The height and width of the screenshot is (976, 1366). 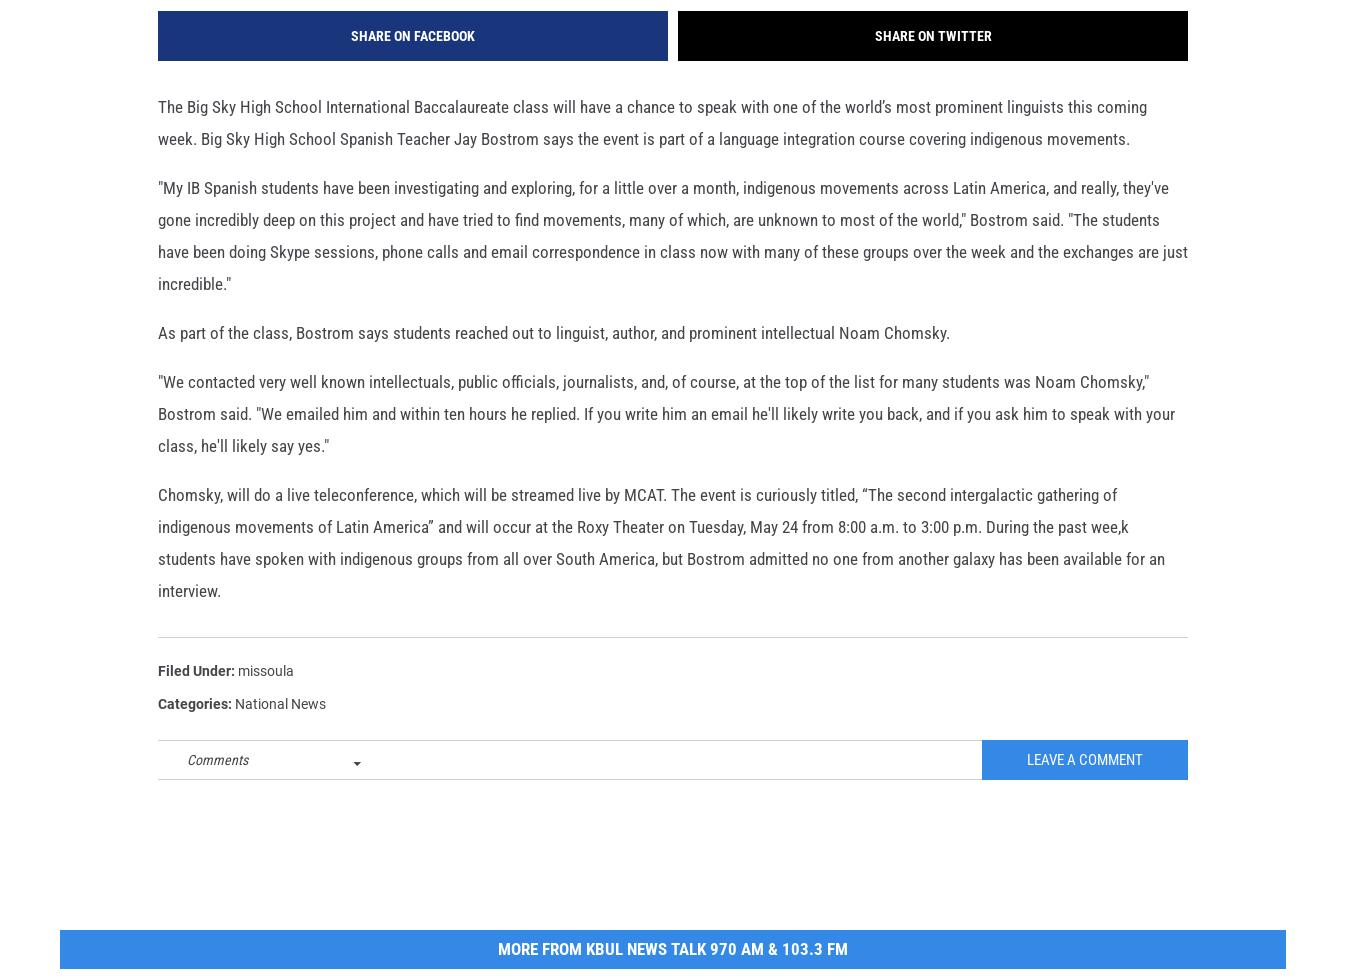 What do you see at coordinates (157, 365) in the screenshot?
I see `'As part of the class, Bostrom says students reached out to linguist, author, and prominent intellectual Noam Chomsky.'` at bounding box center [157, 365].